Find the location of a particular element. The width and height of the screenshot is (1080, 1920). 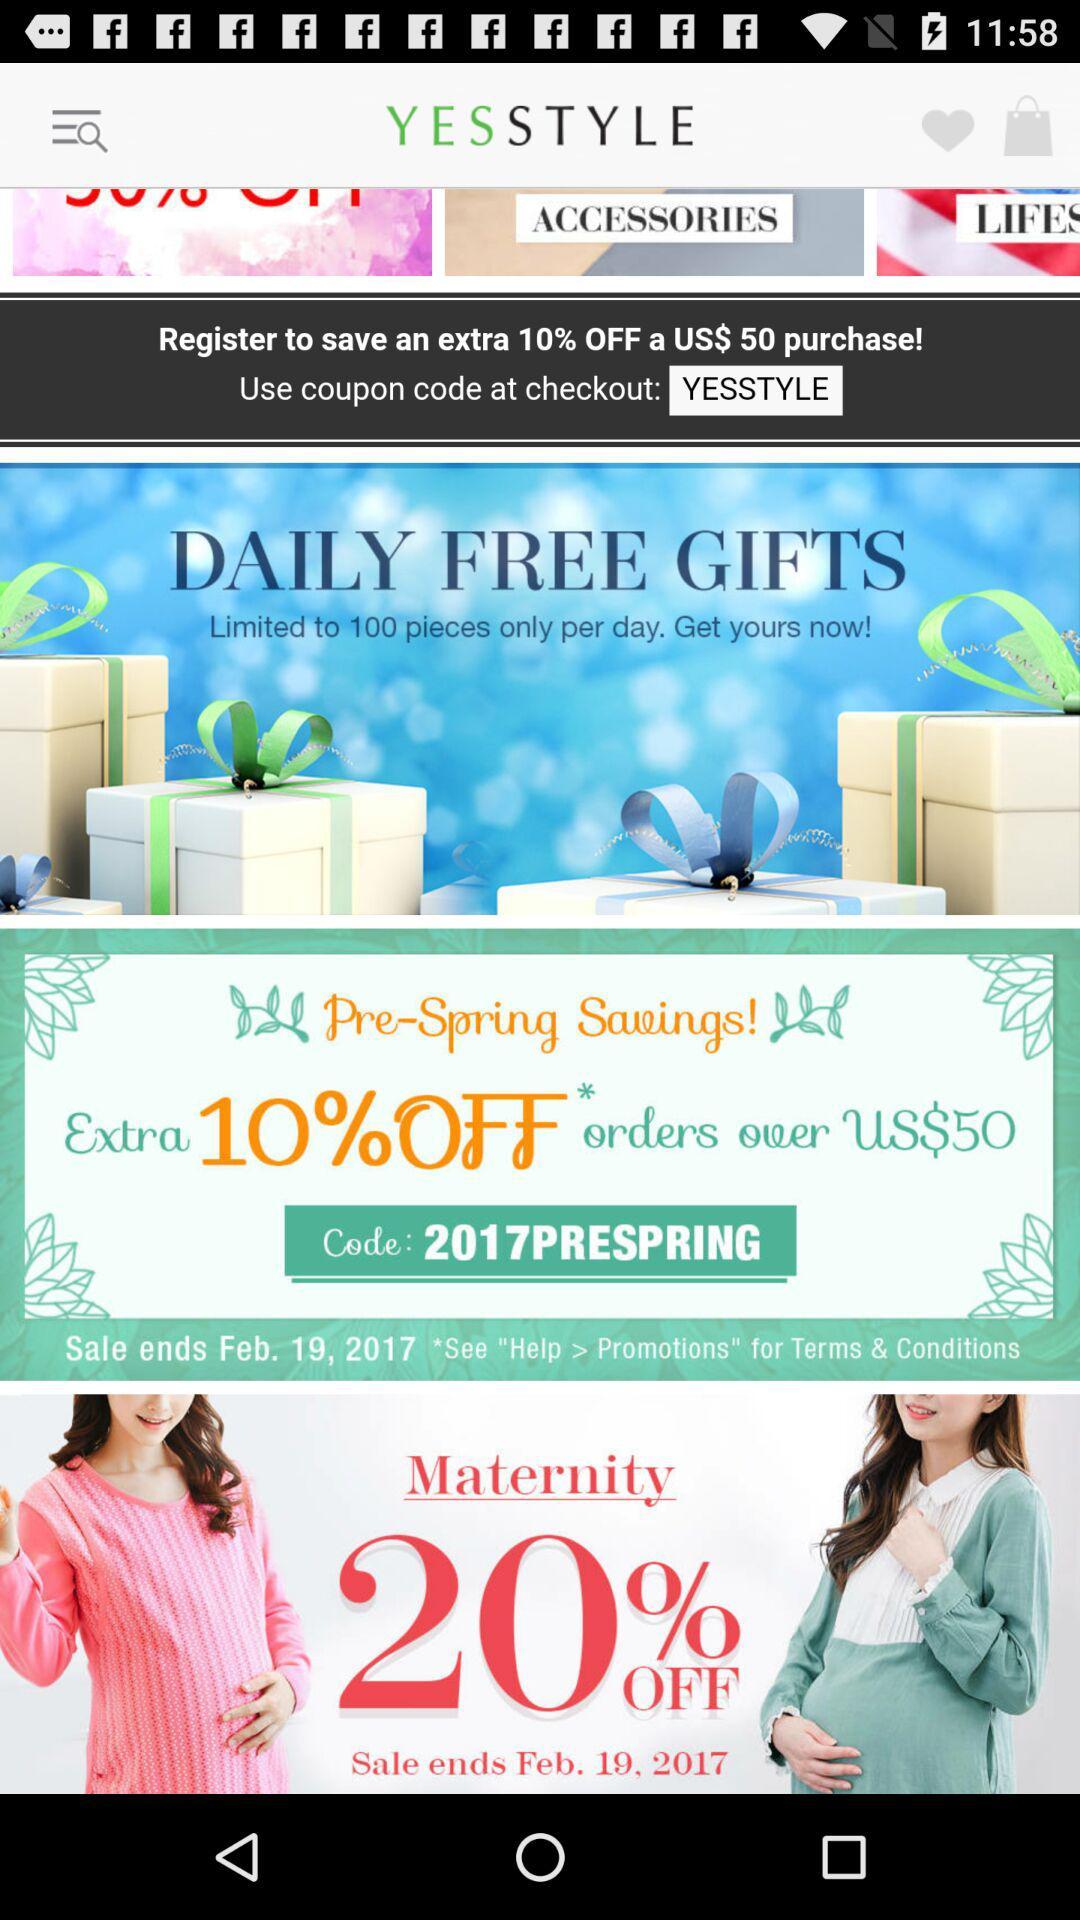

more option button is located at coordinates (80, 131).